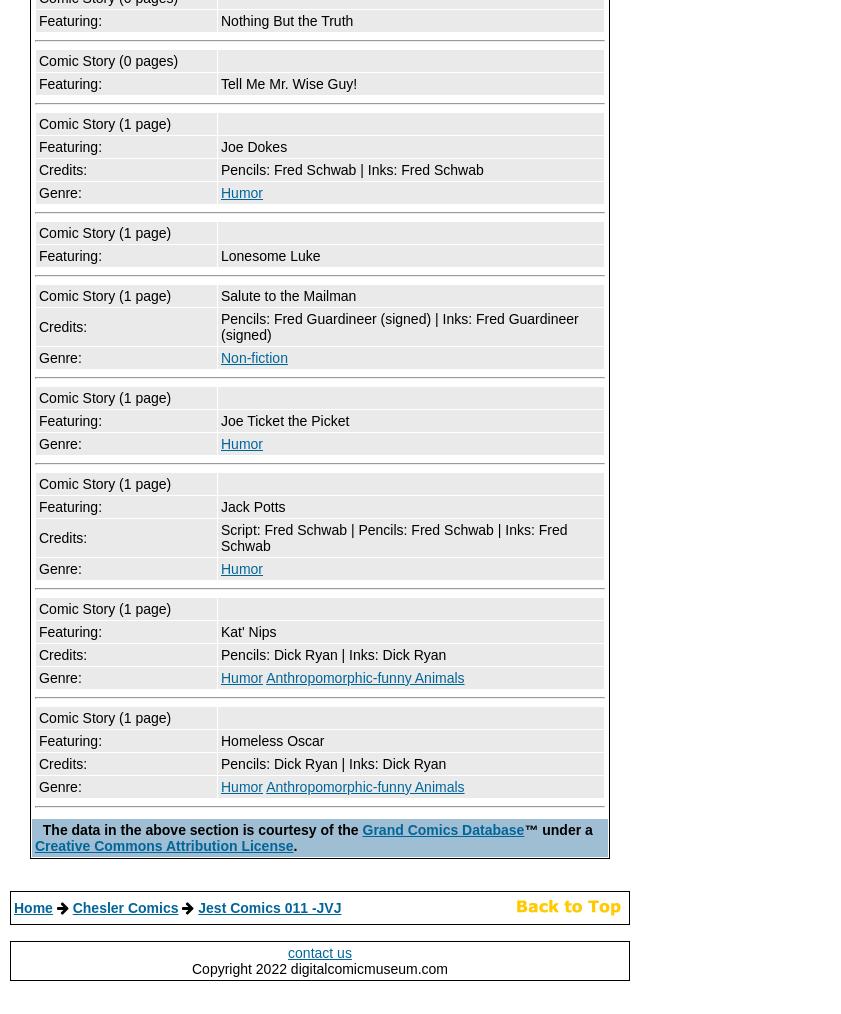 This screenshot has height=1014, width=841. I want to click on 'Creative Commons Attribution License', so click(162, 845).